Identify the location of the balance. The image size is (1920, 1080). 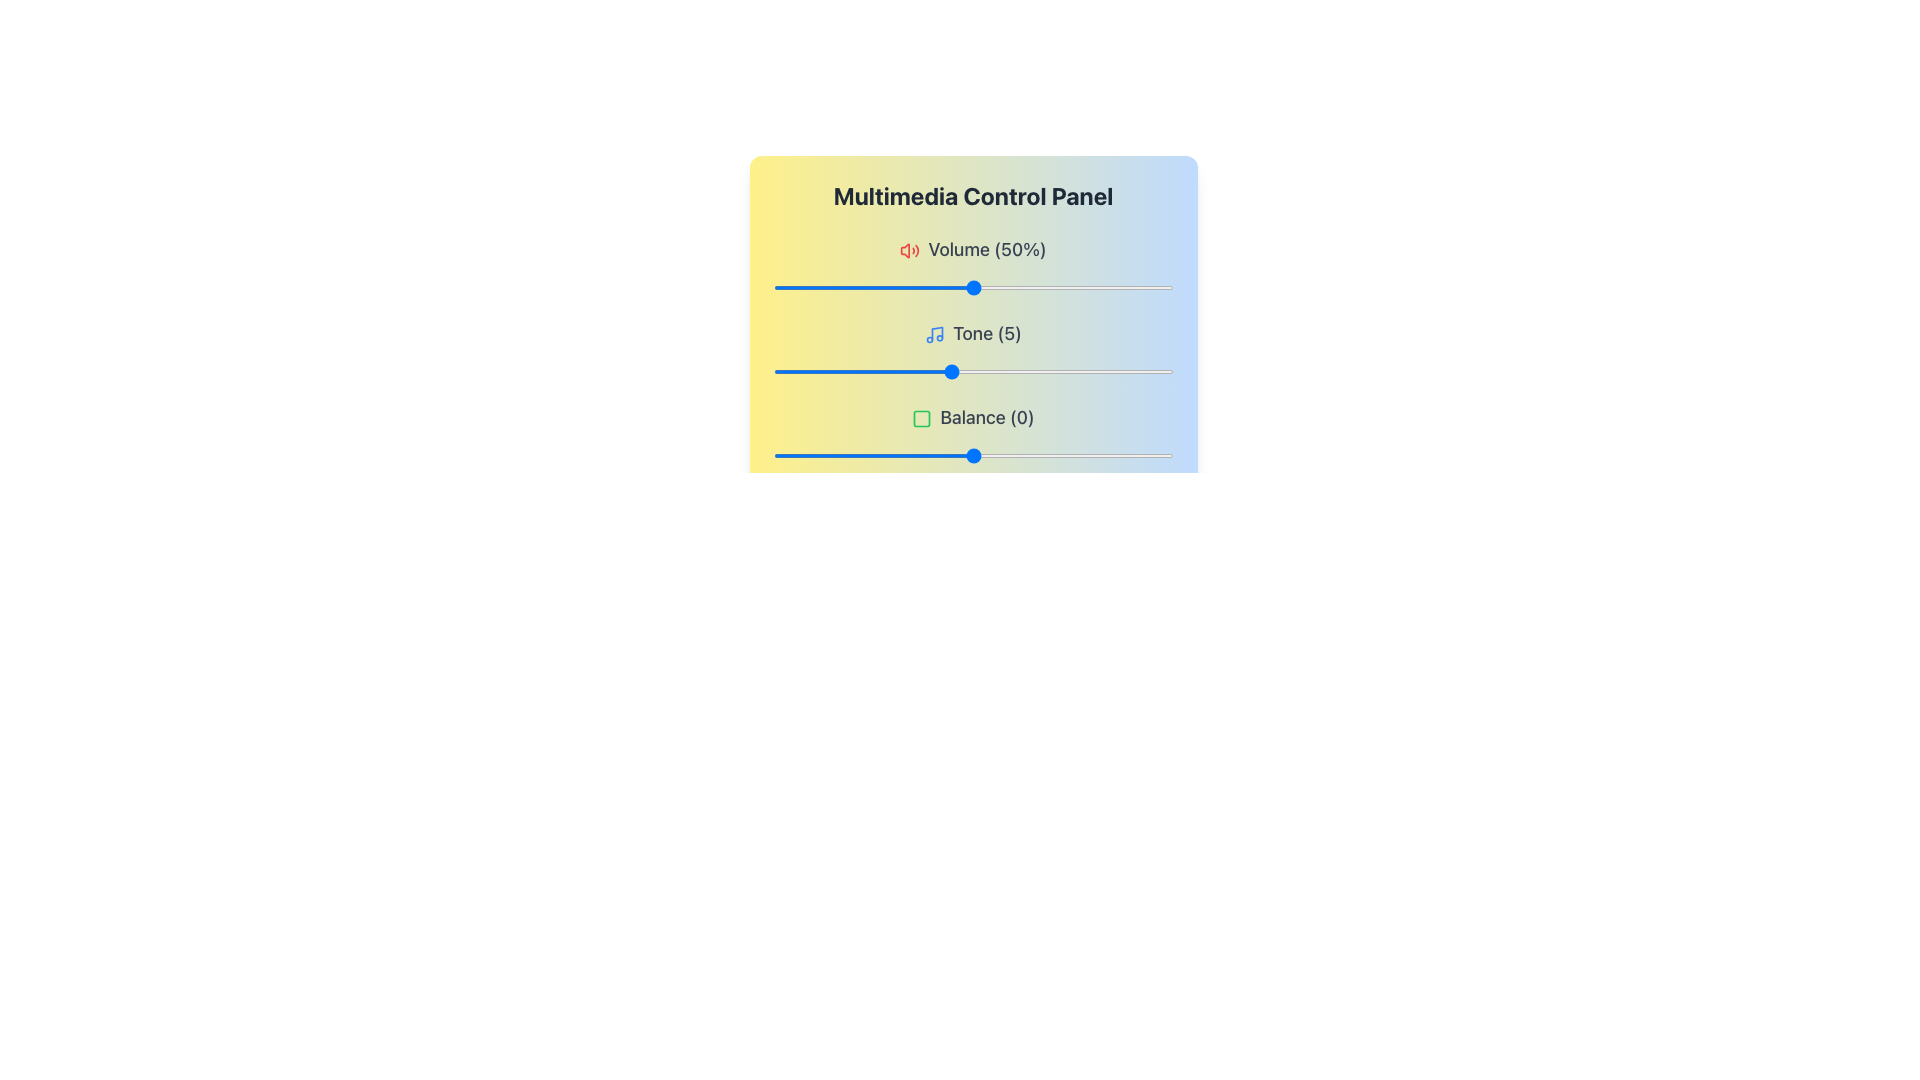
(1064, 455).